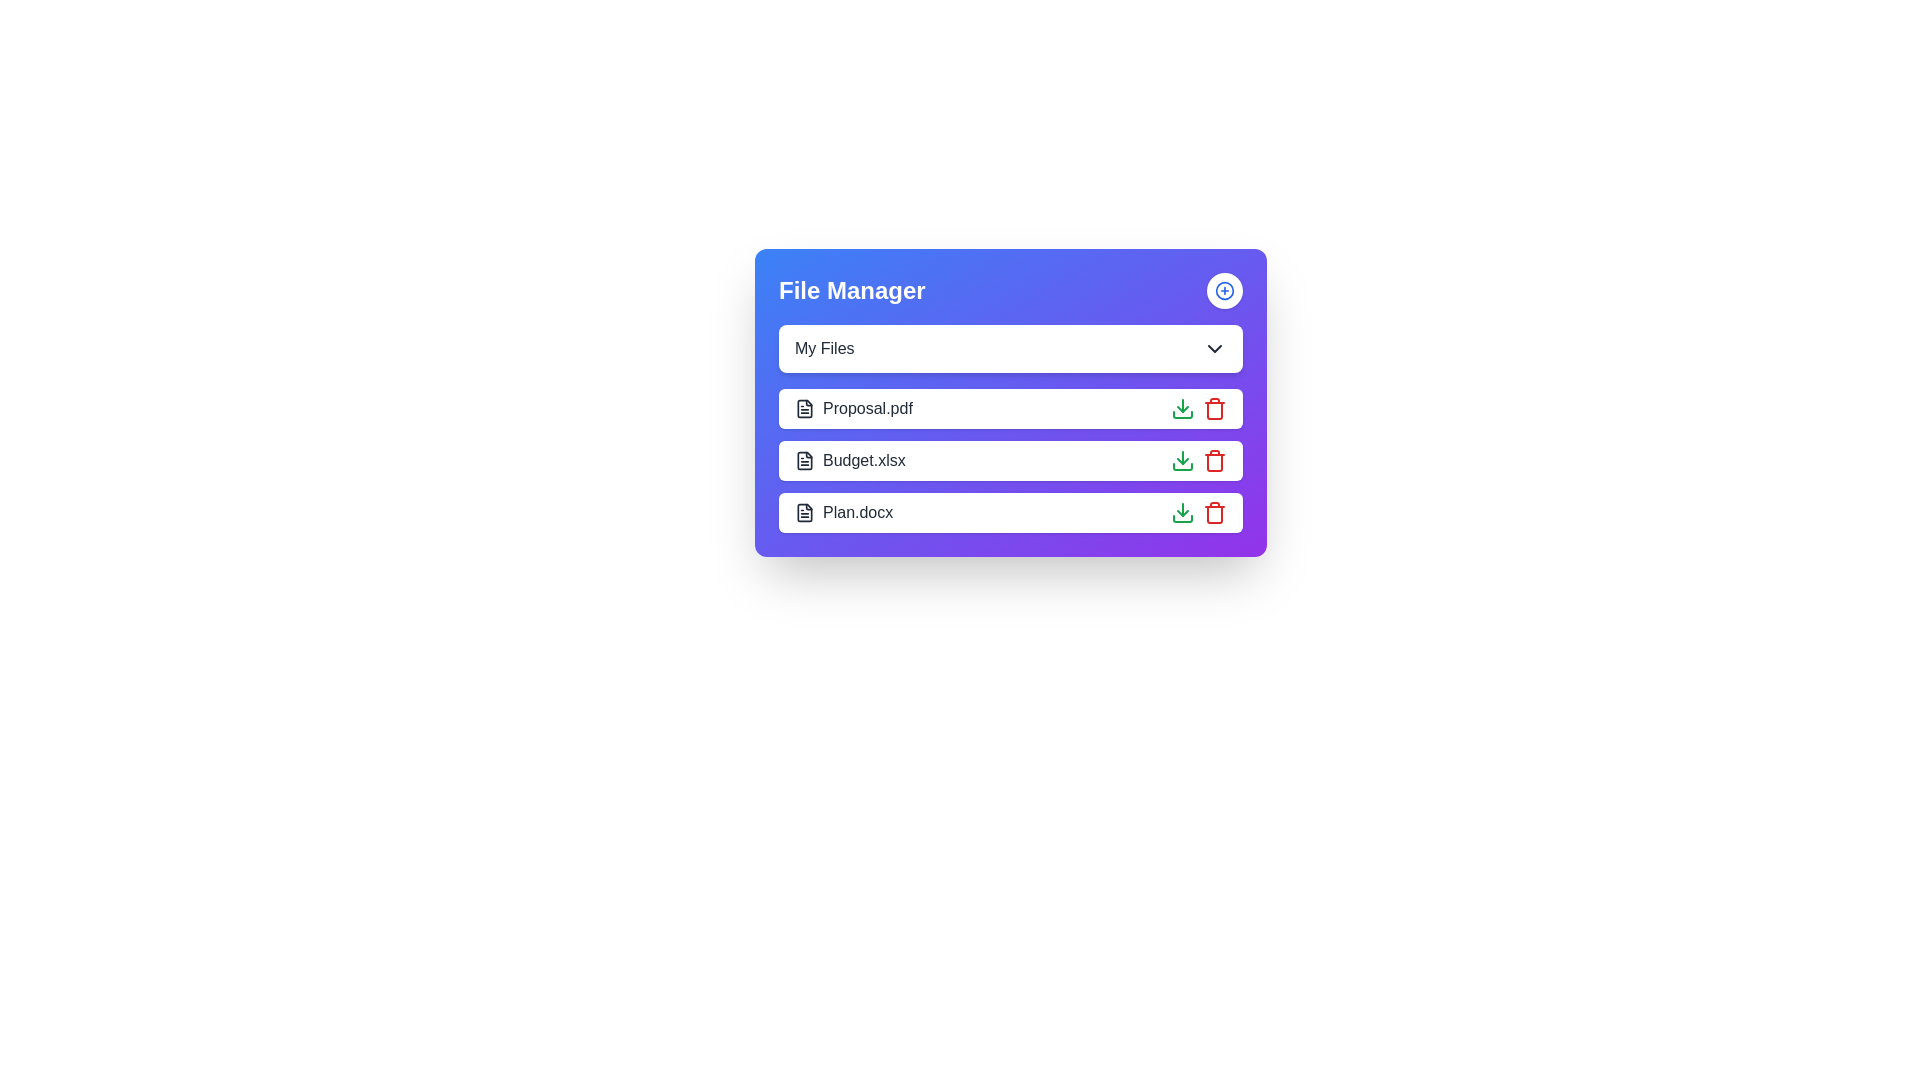 Image resolution: width=1920 pixels, height=1080 pixels. What do you see at coordinates (844, 512) in the screenshot?
I see `the third text label in the vertical list of file entries in the file manager interface` at bounding box center [844, 512].